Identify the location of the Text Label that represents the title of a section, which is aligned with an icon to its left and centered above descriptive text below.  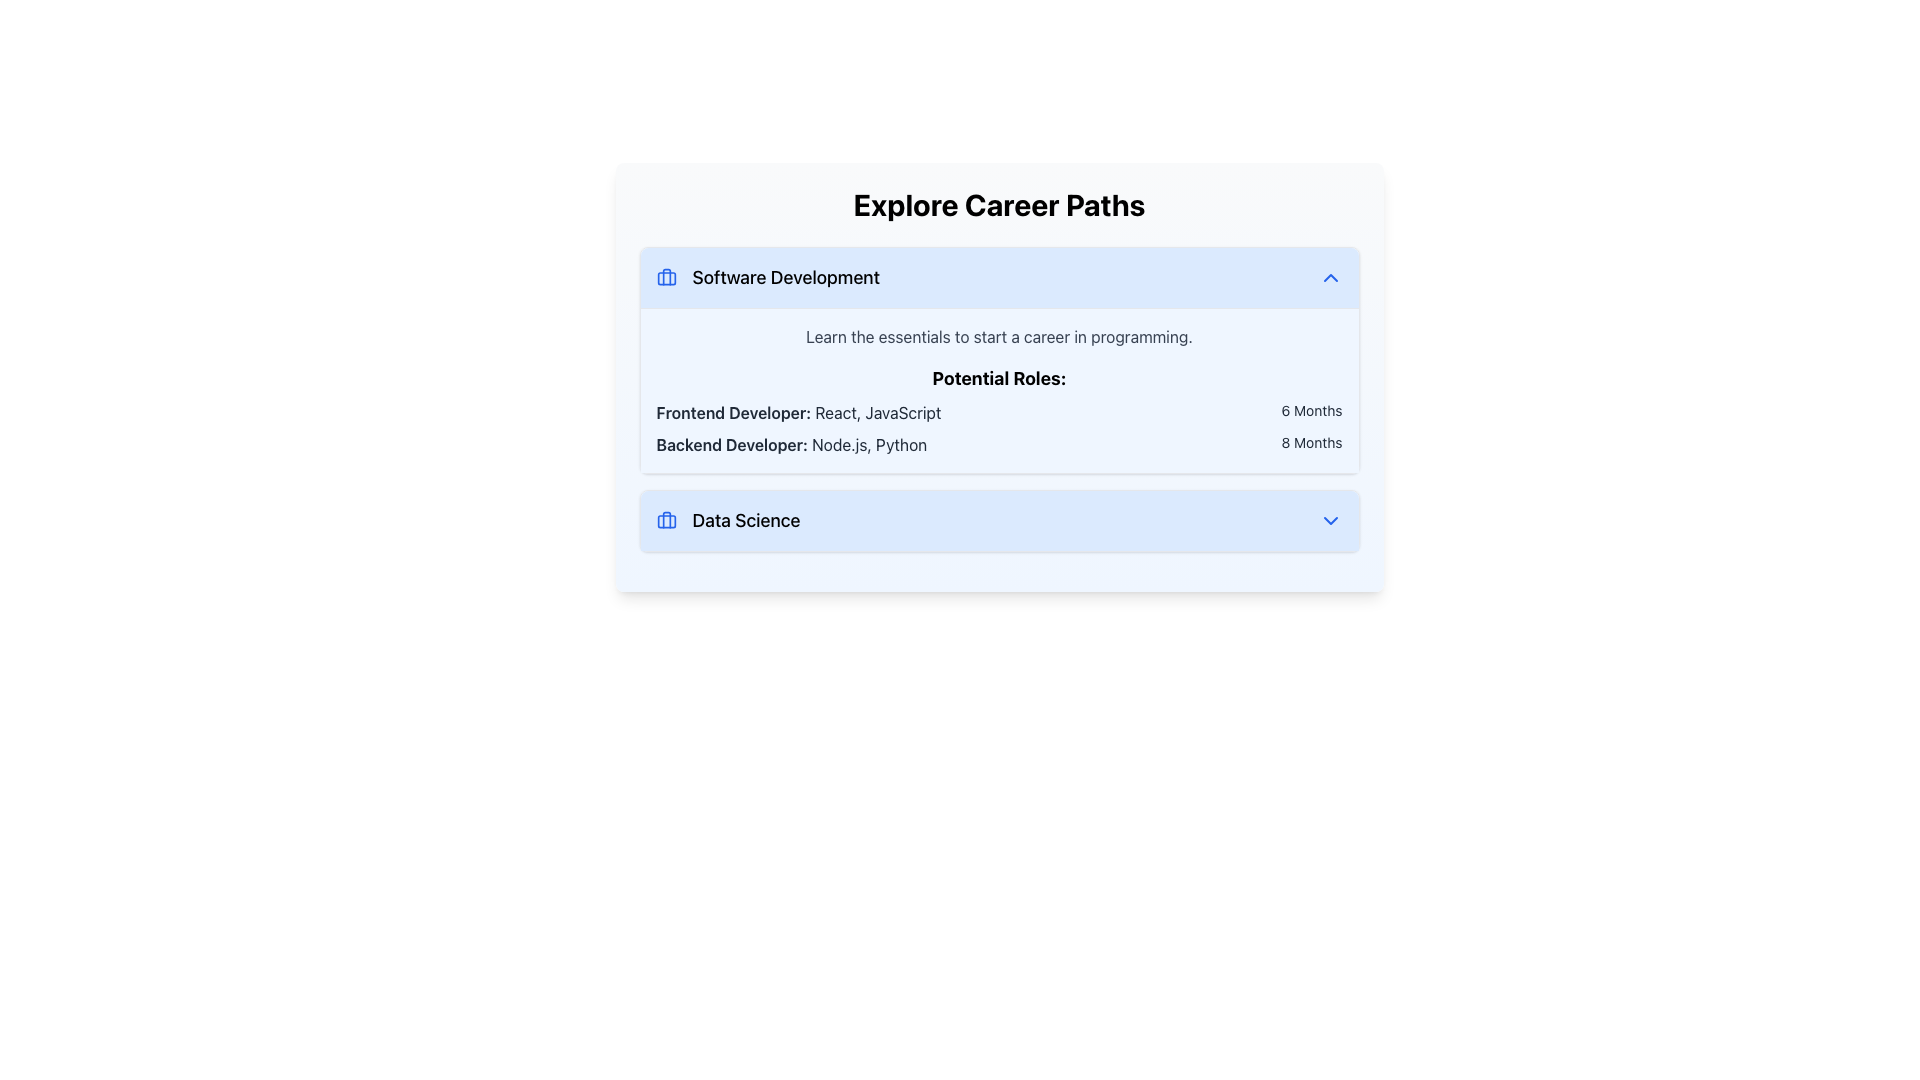
(785, 277).